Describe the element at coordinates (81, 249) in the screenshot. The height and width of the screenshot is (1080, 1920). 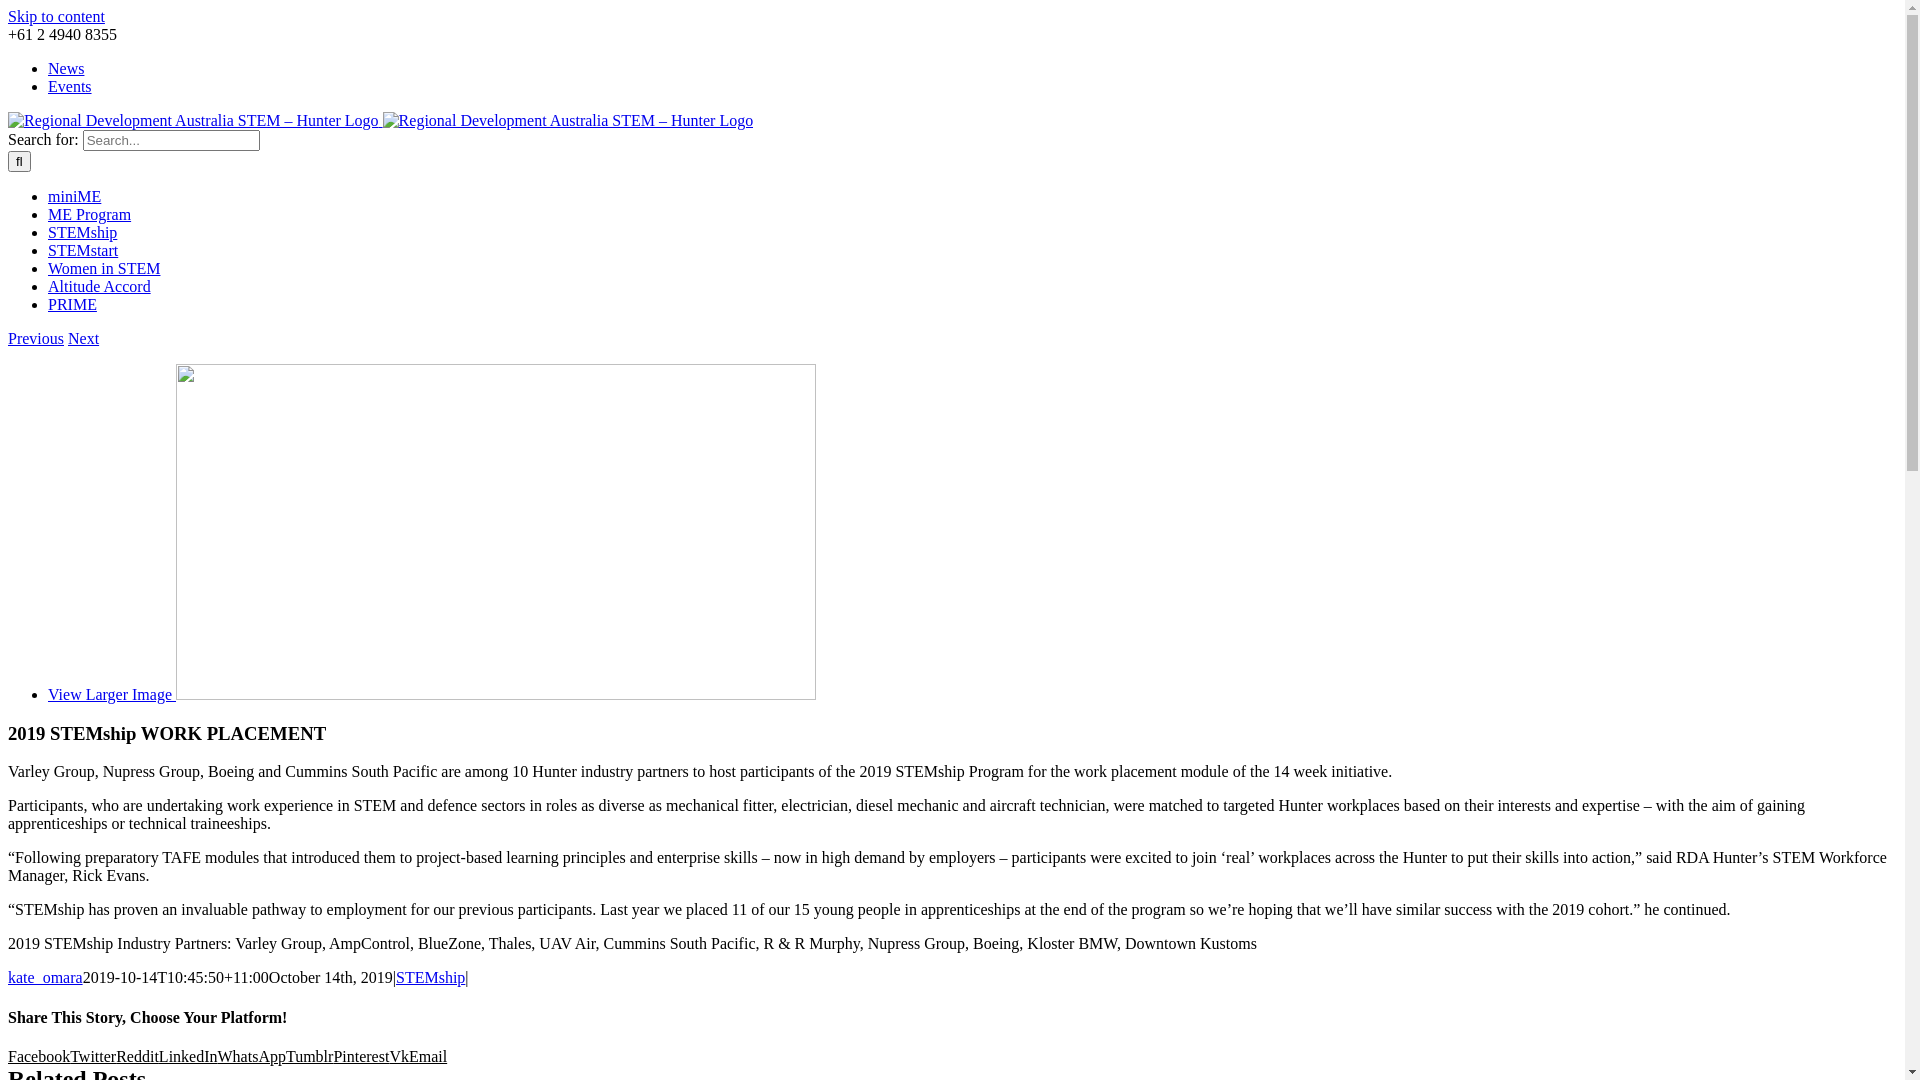
I see `'STEMstart'` at that location.